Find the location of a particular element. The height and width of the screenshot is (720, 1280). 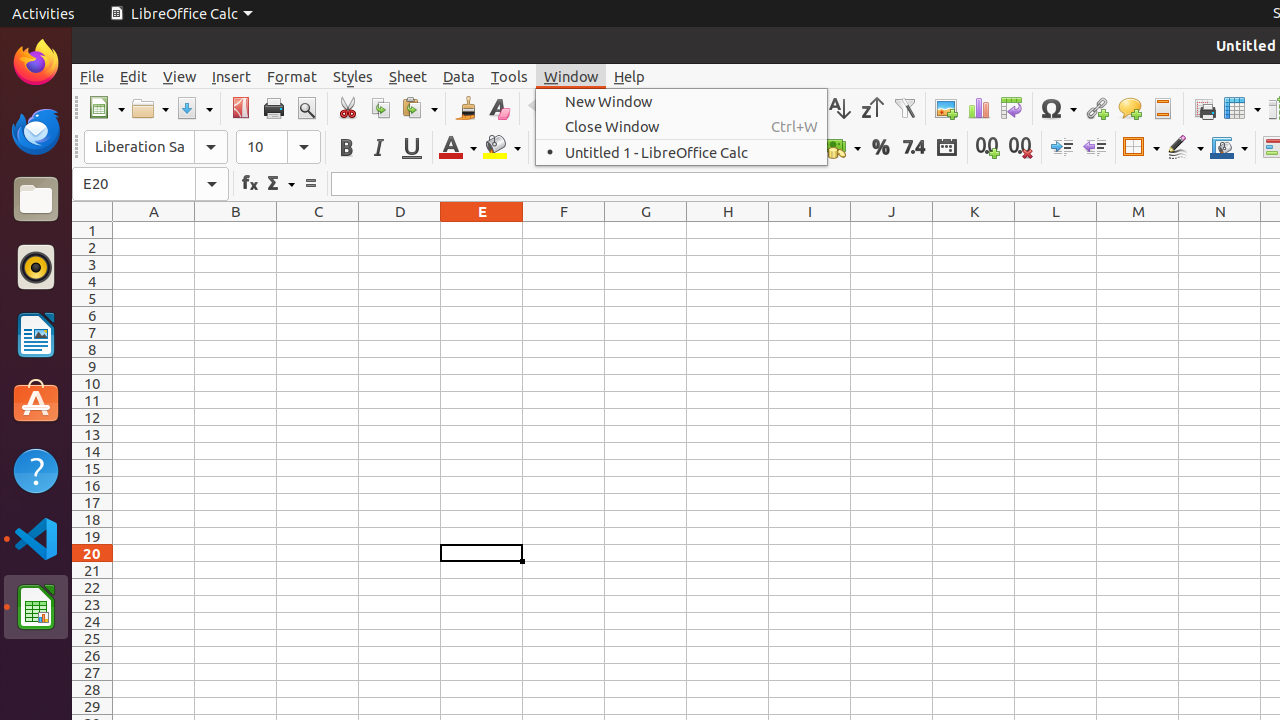

'Bold' is located at coordinates (345, 146).